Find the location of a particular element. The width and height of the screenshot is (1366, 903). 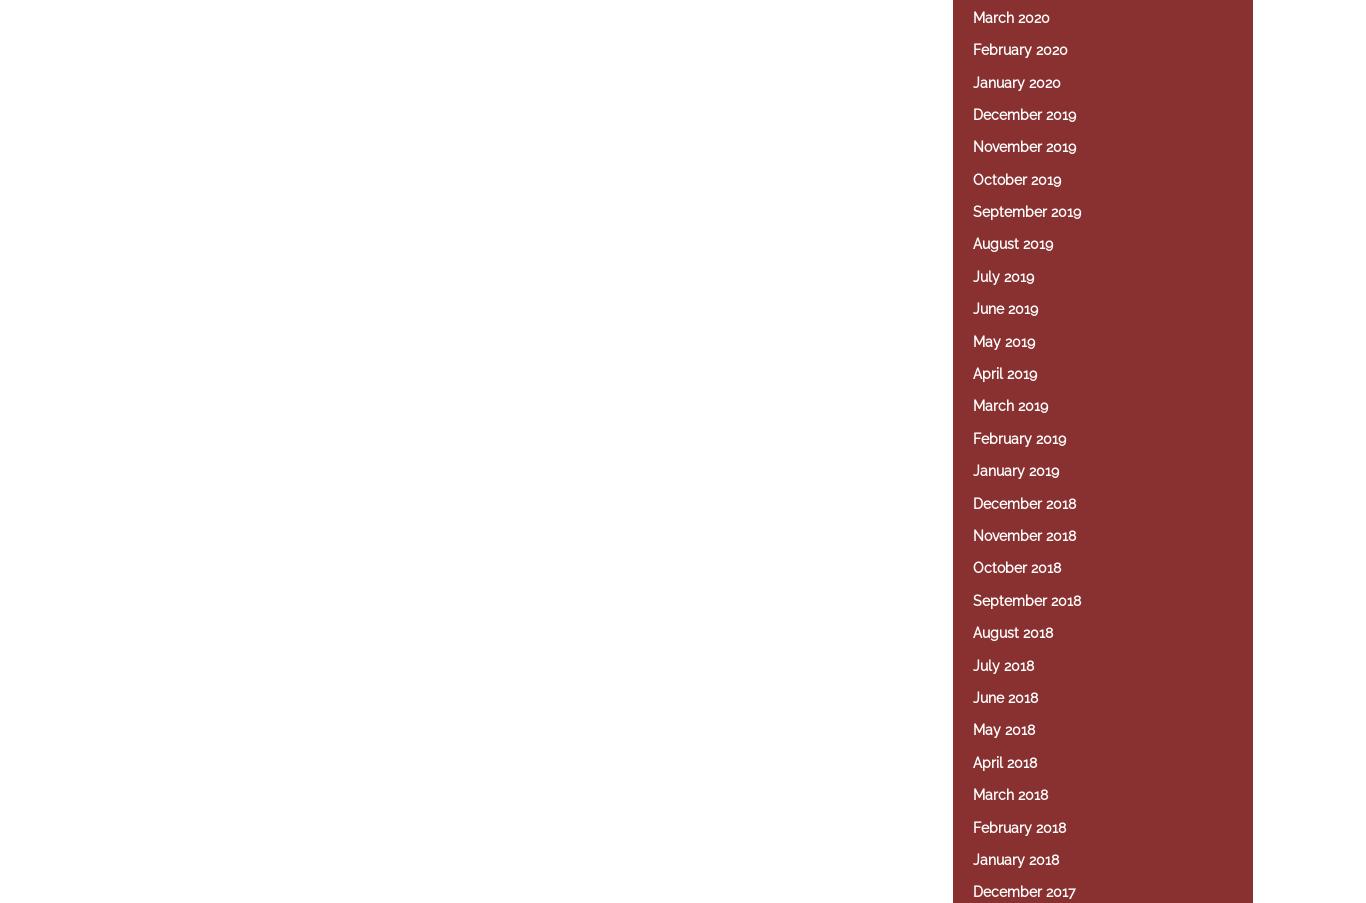

'March 2019' is located at coordinates (1010, 404).